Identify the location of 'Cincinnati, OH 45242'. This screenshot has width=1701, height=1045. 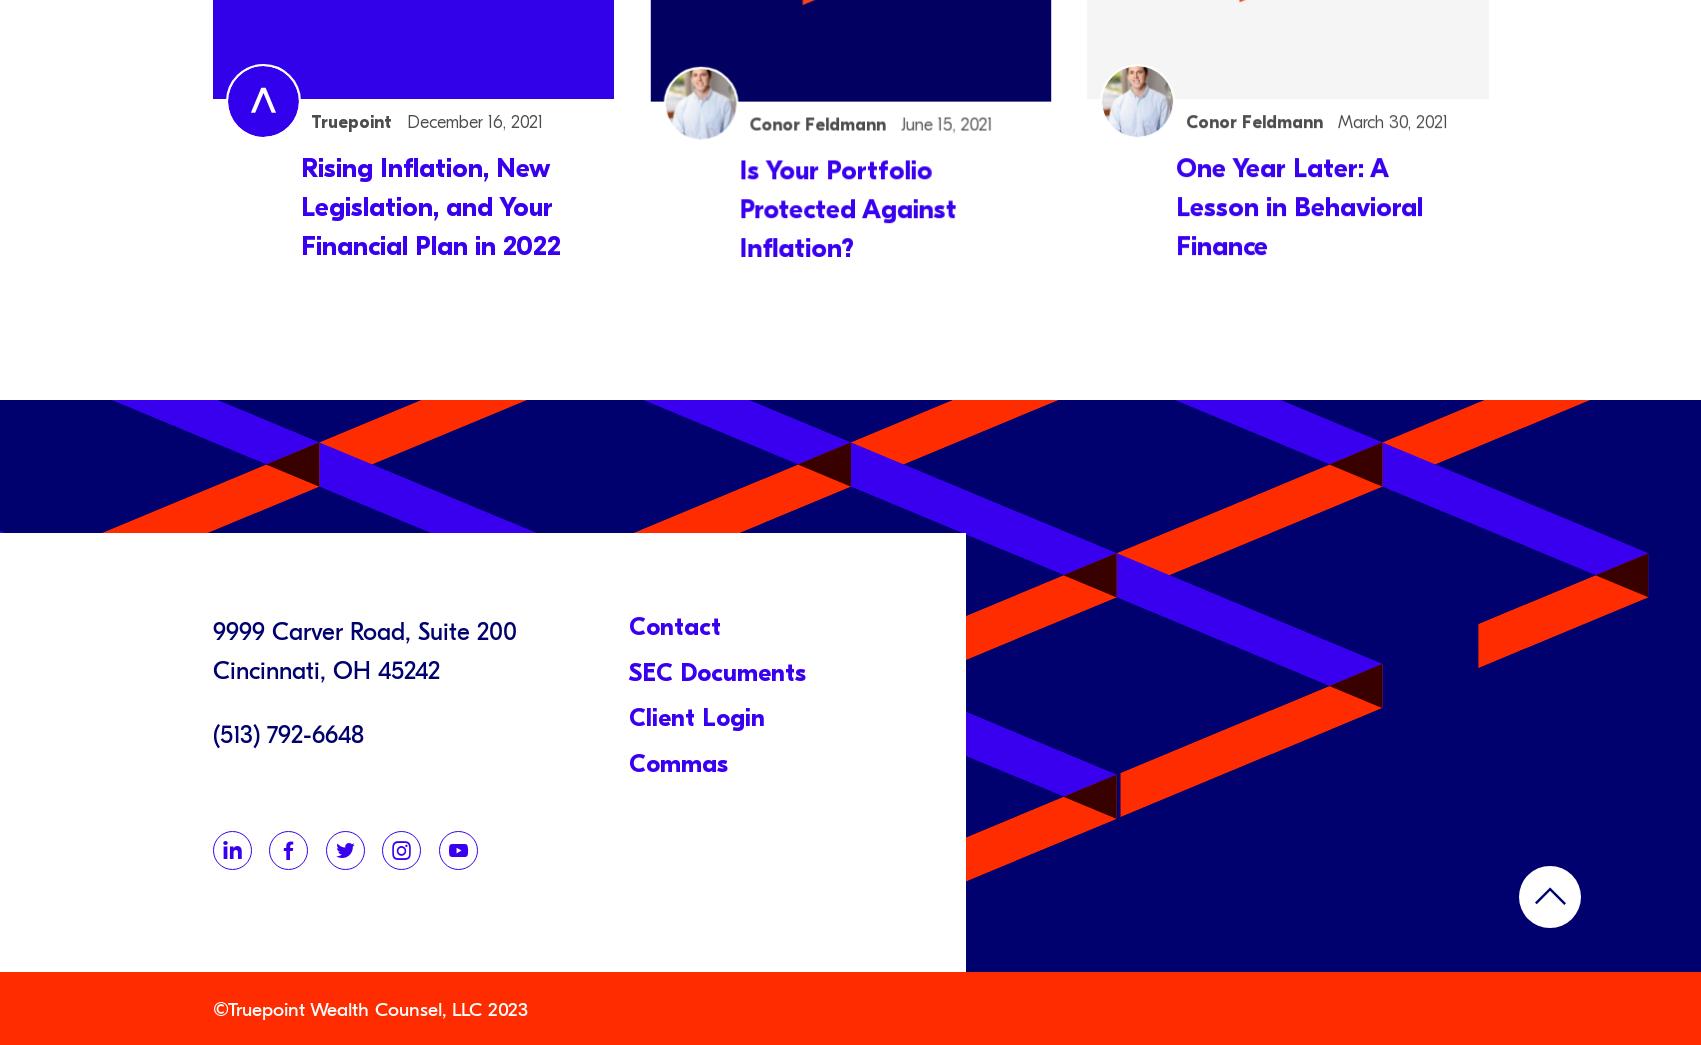
(325, 669).